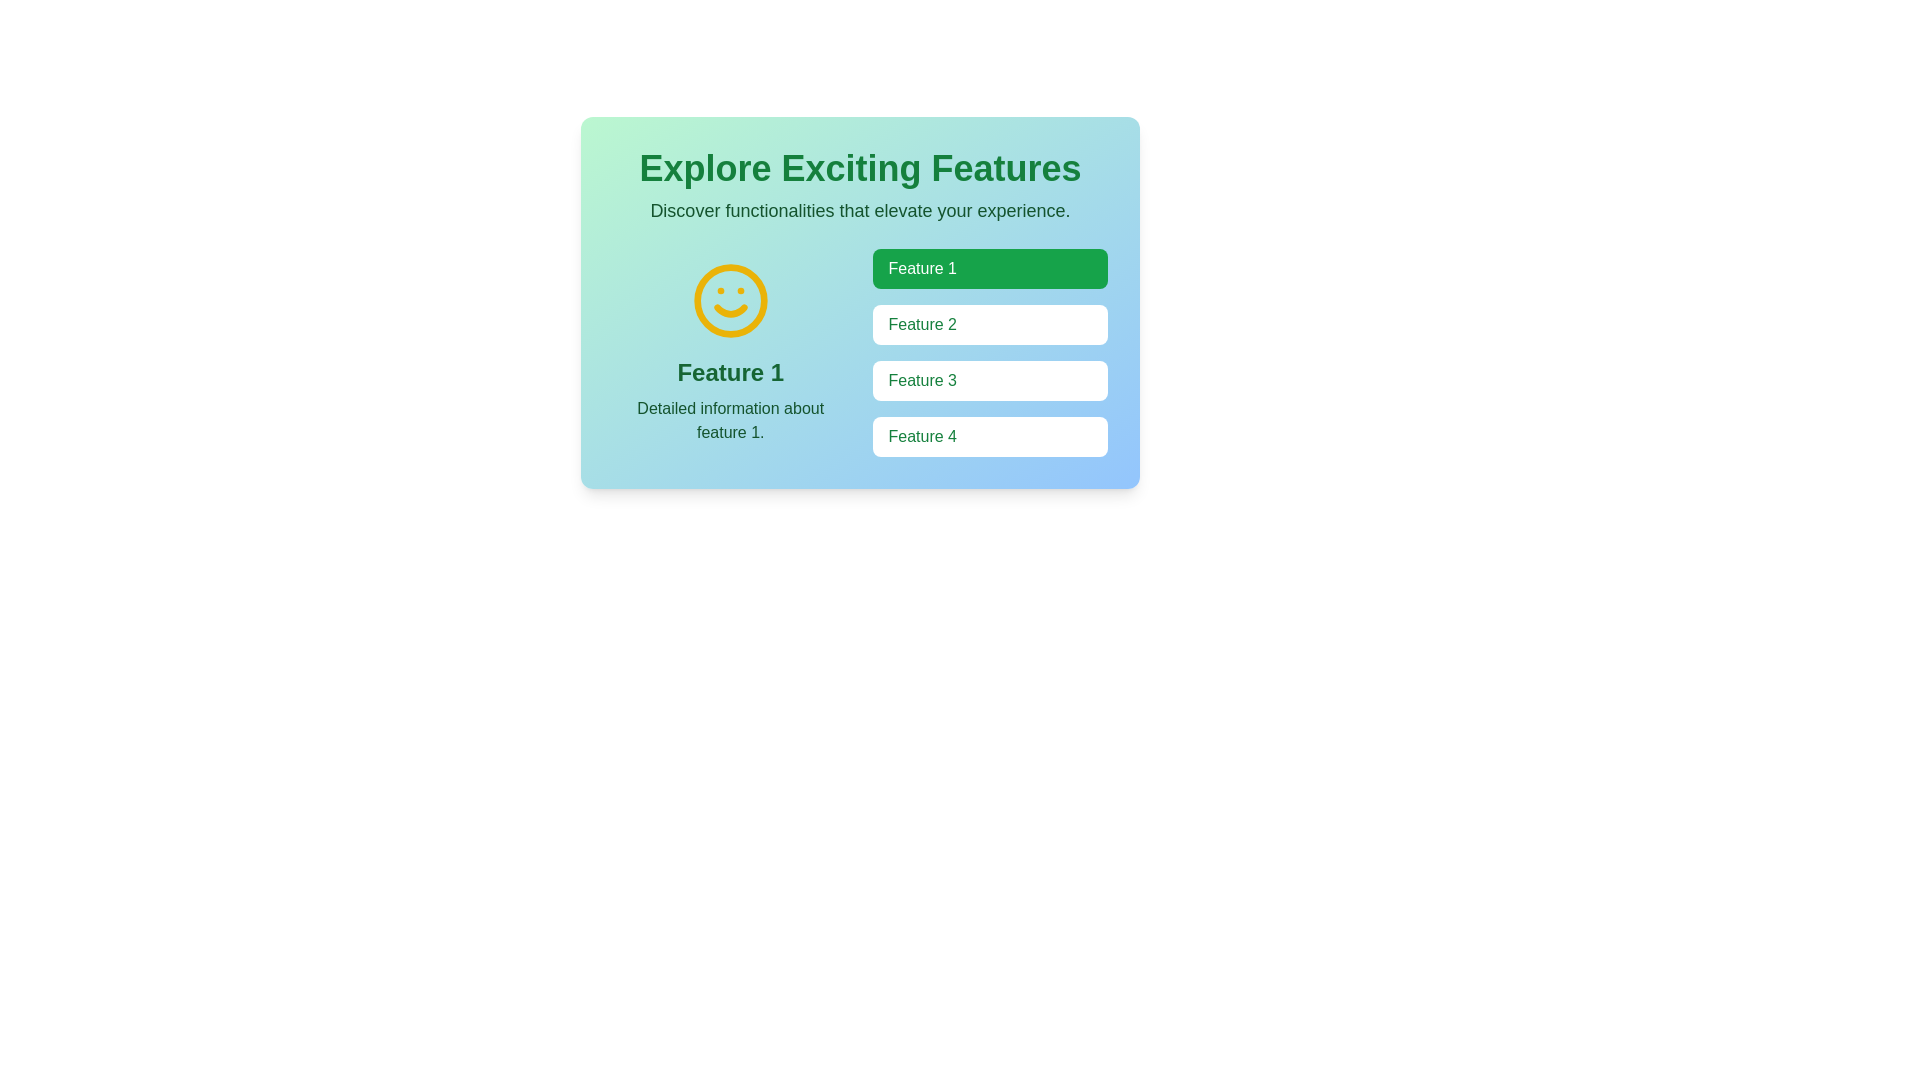 This screenshot has height=1080, width=1920. Describe the element at coordinates (990, 268) in the screenshot. I see `the 'Feature 1' button` at that location.